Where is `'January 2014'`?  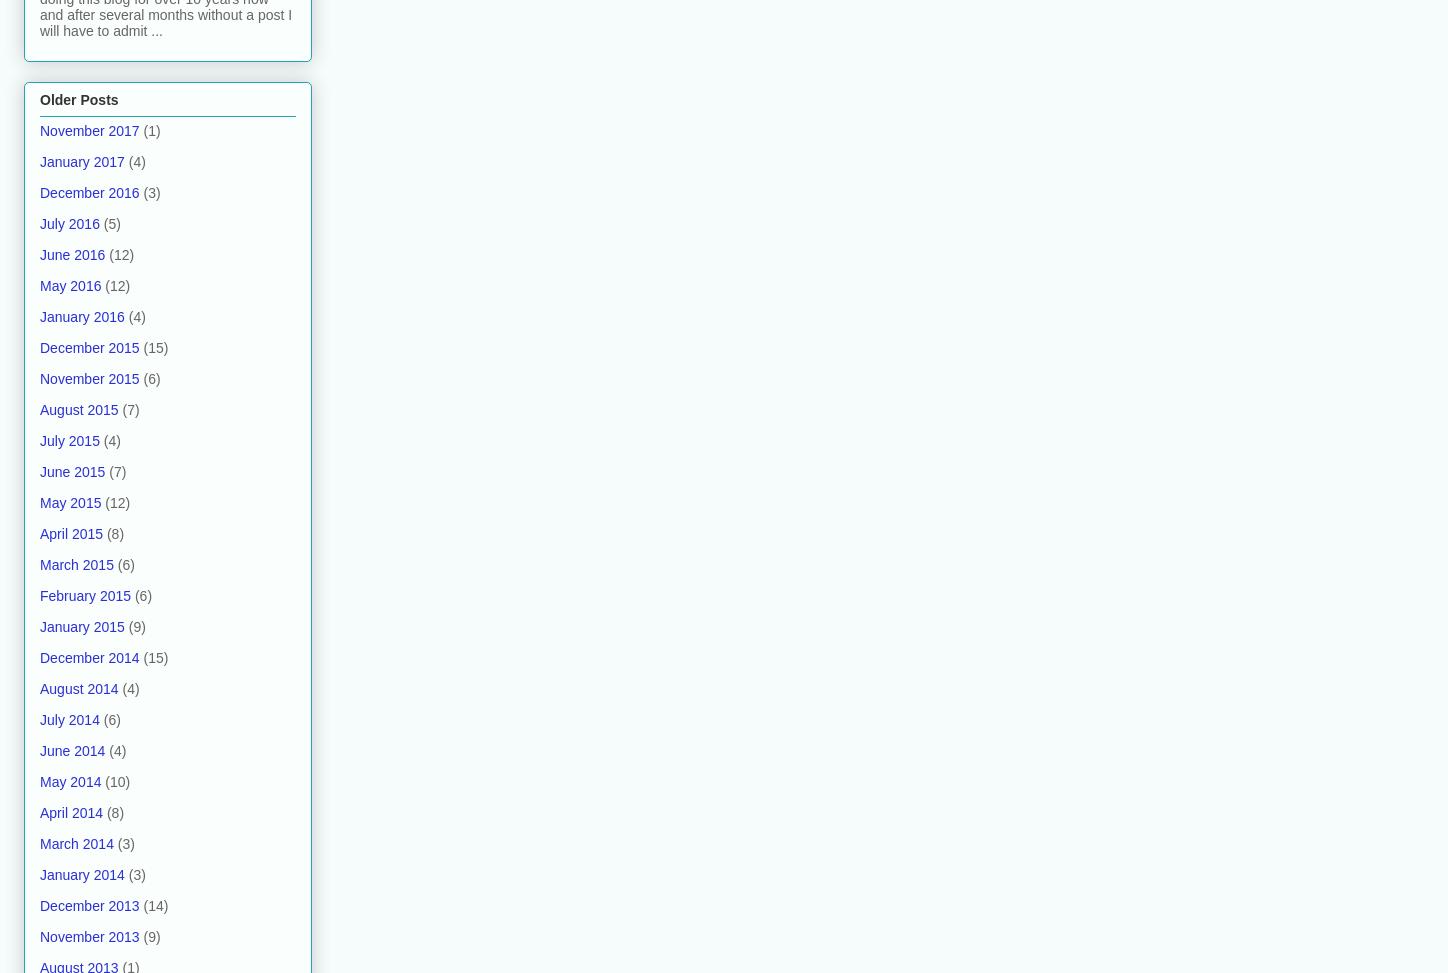 'January 2014' is located at coordinates (81, 874).